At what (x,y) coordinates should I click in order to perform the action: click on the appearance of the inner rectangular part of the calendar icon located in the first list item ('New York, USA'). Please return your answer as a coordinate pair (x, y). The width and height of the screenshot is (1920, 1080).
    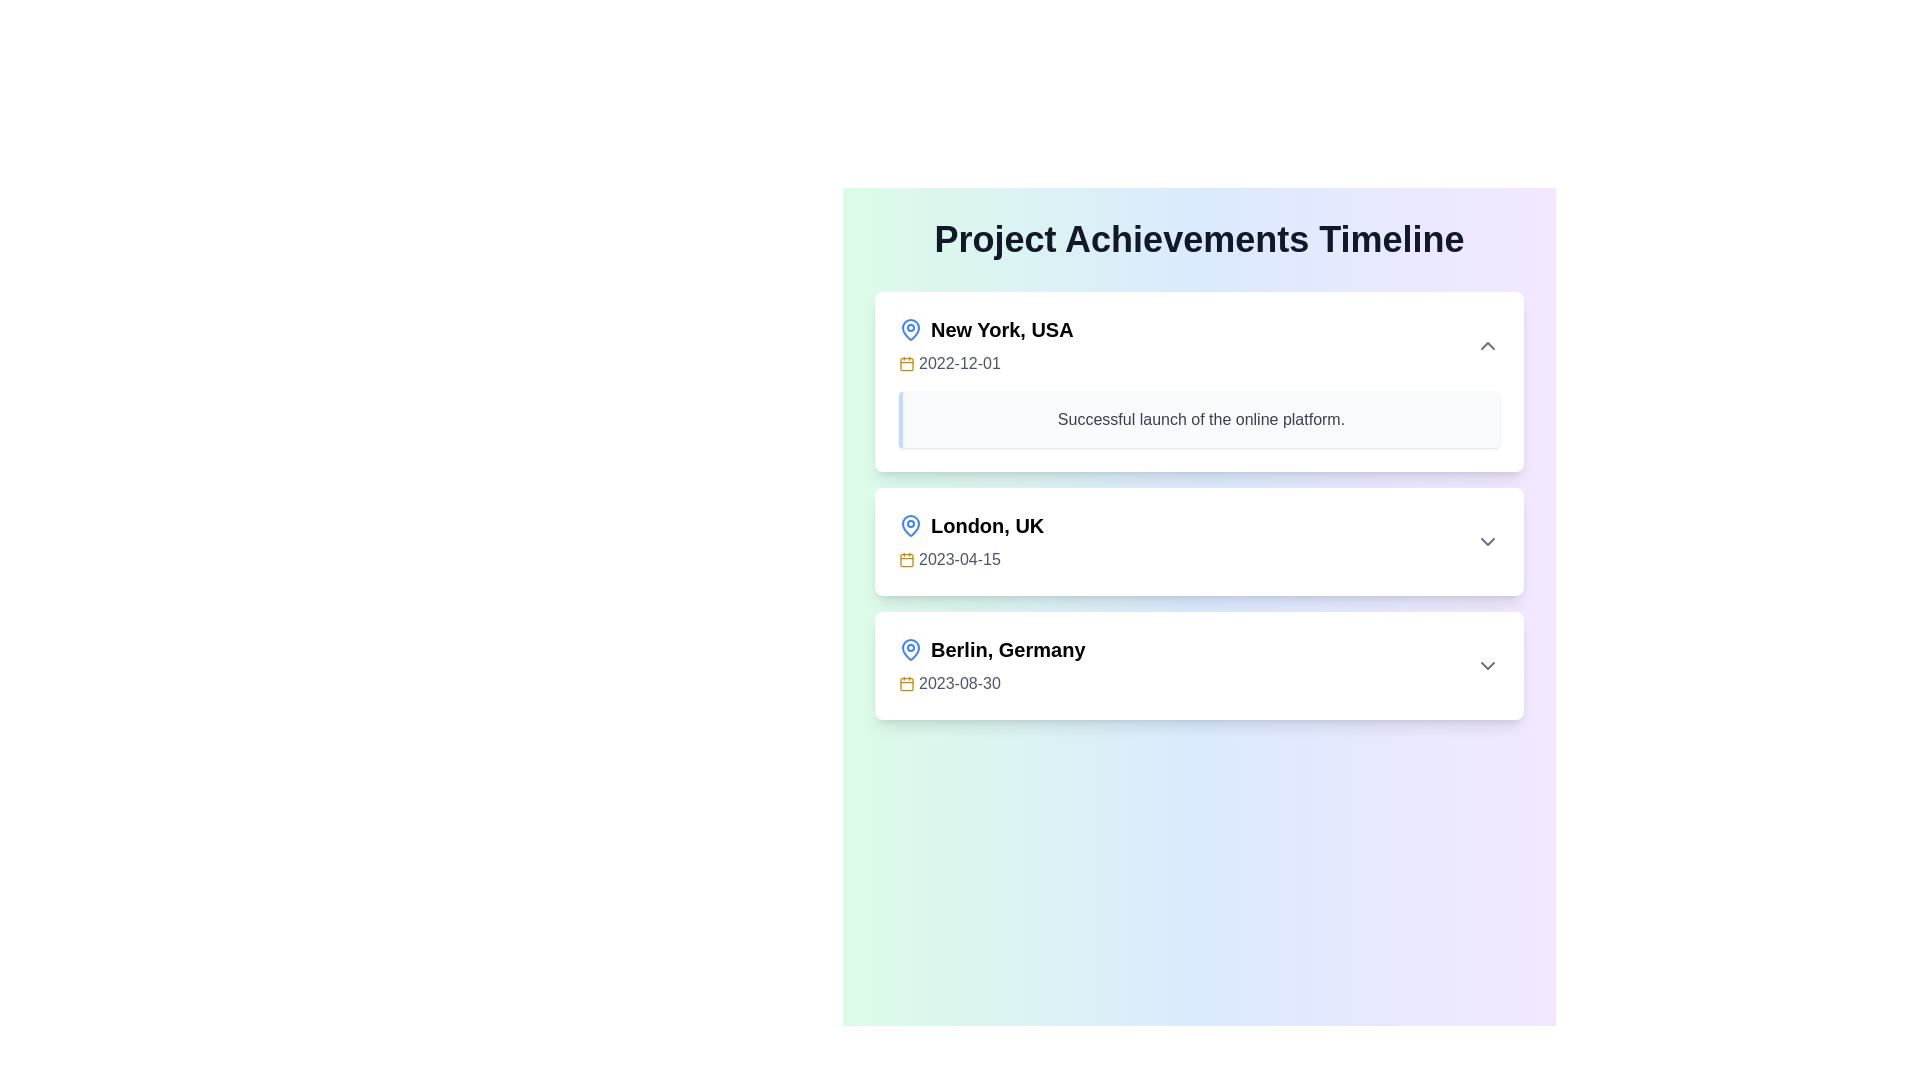
    Looking at the image, I should click on (906, 363).